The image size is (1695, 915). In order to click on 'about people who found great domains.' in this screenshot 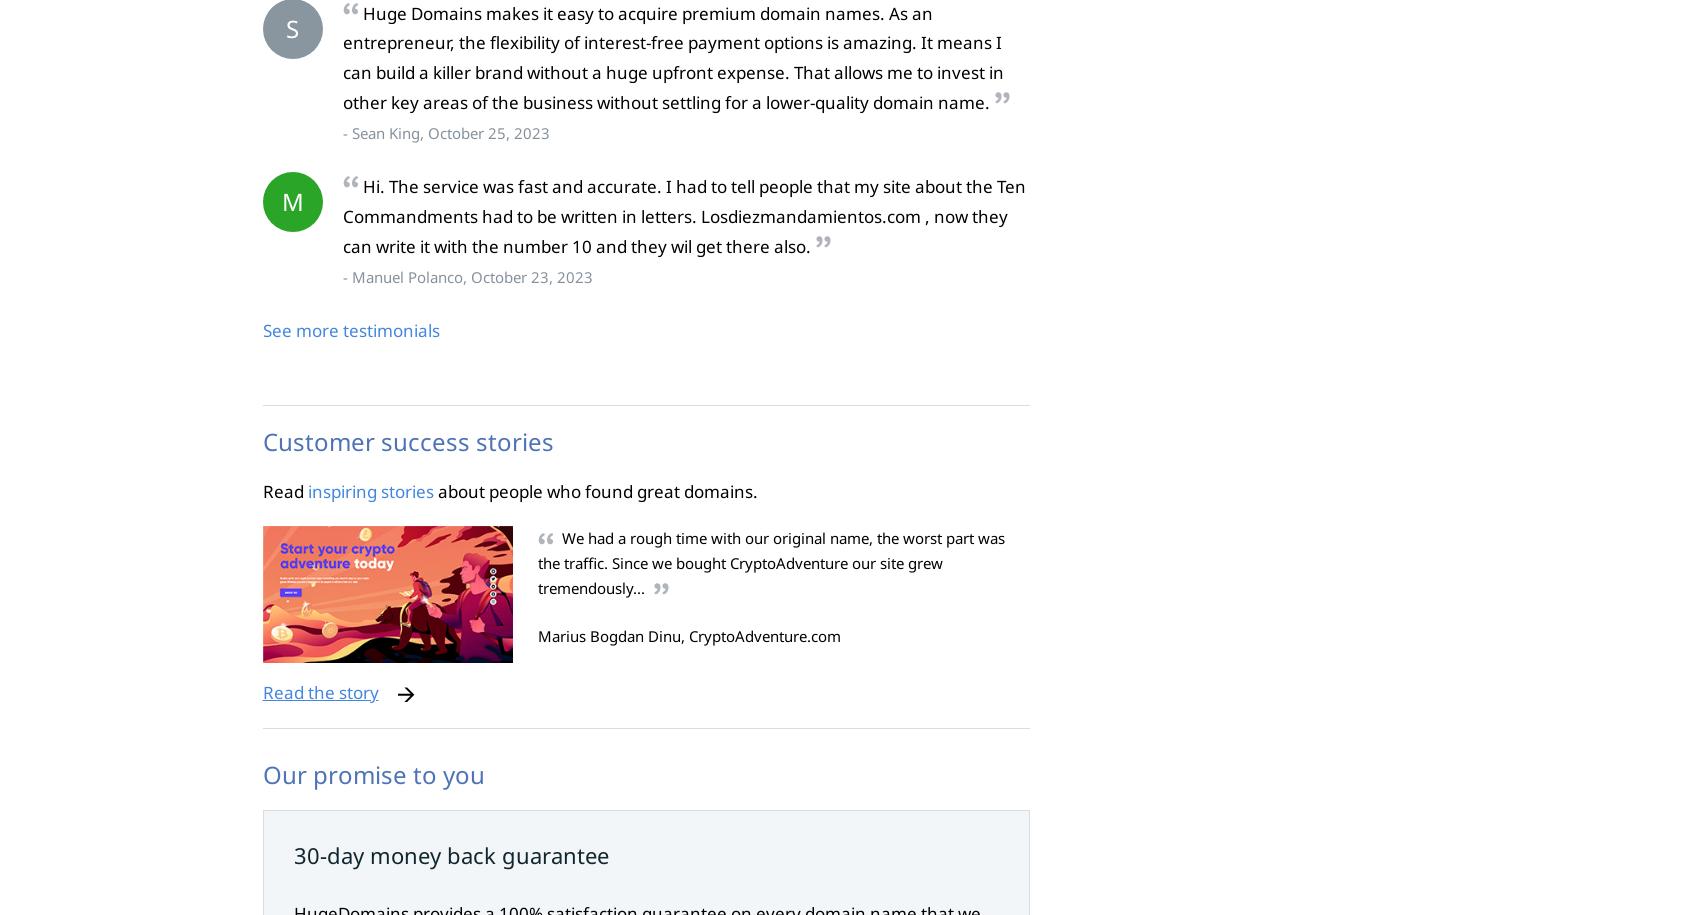, I will do `click(593, 489)`.